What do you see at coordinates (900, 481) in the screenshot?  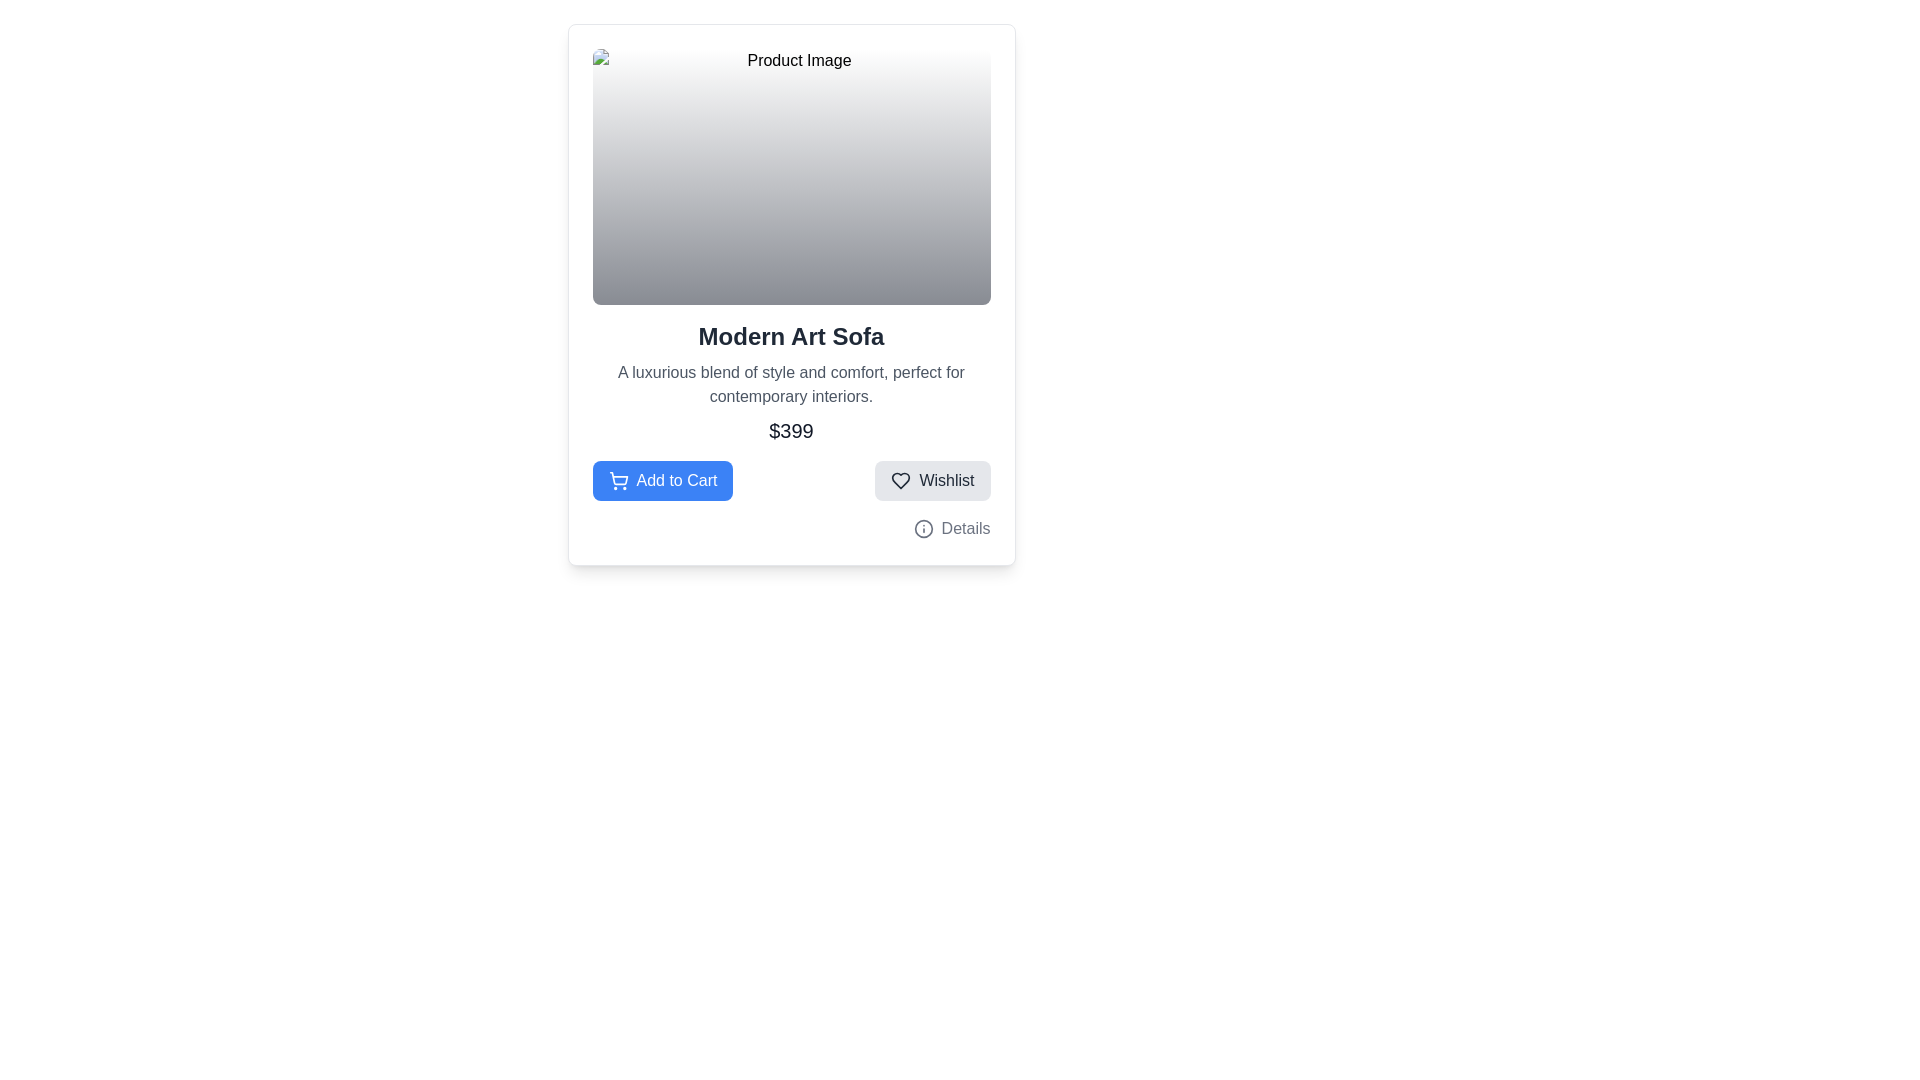 I see `the heart icon located to the right of the 'Add to Cart' button and above the 'Details' link` at bounding box center [900, 481].